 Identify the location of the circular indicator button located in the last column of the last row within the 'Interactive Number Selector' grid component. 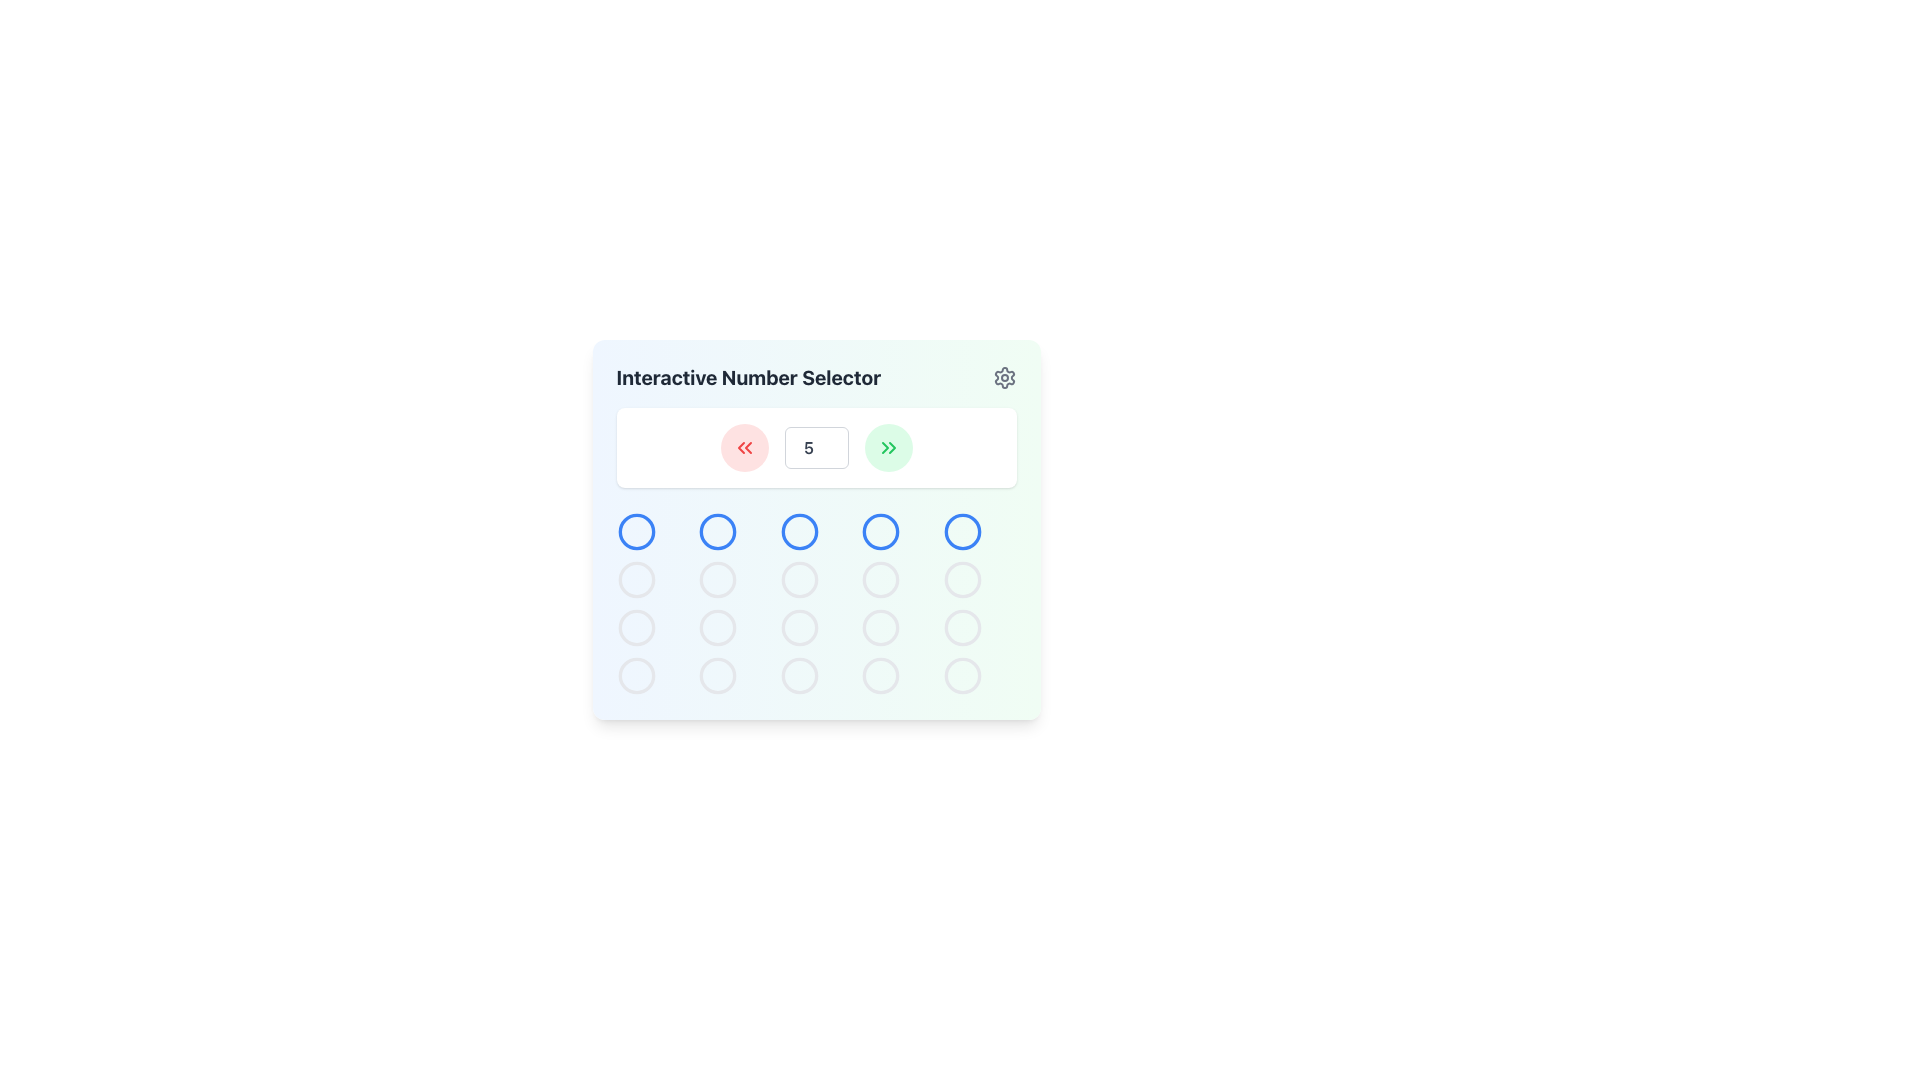
(880, 675).